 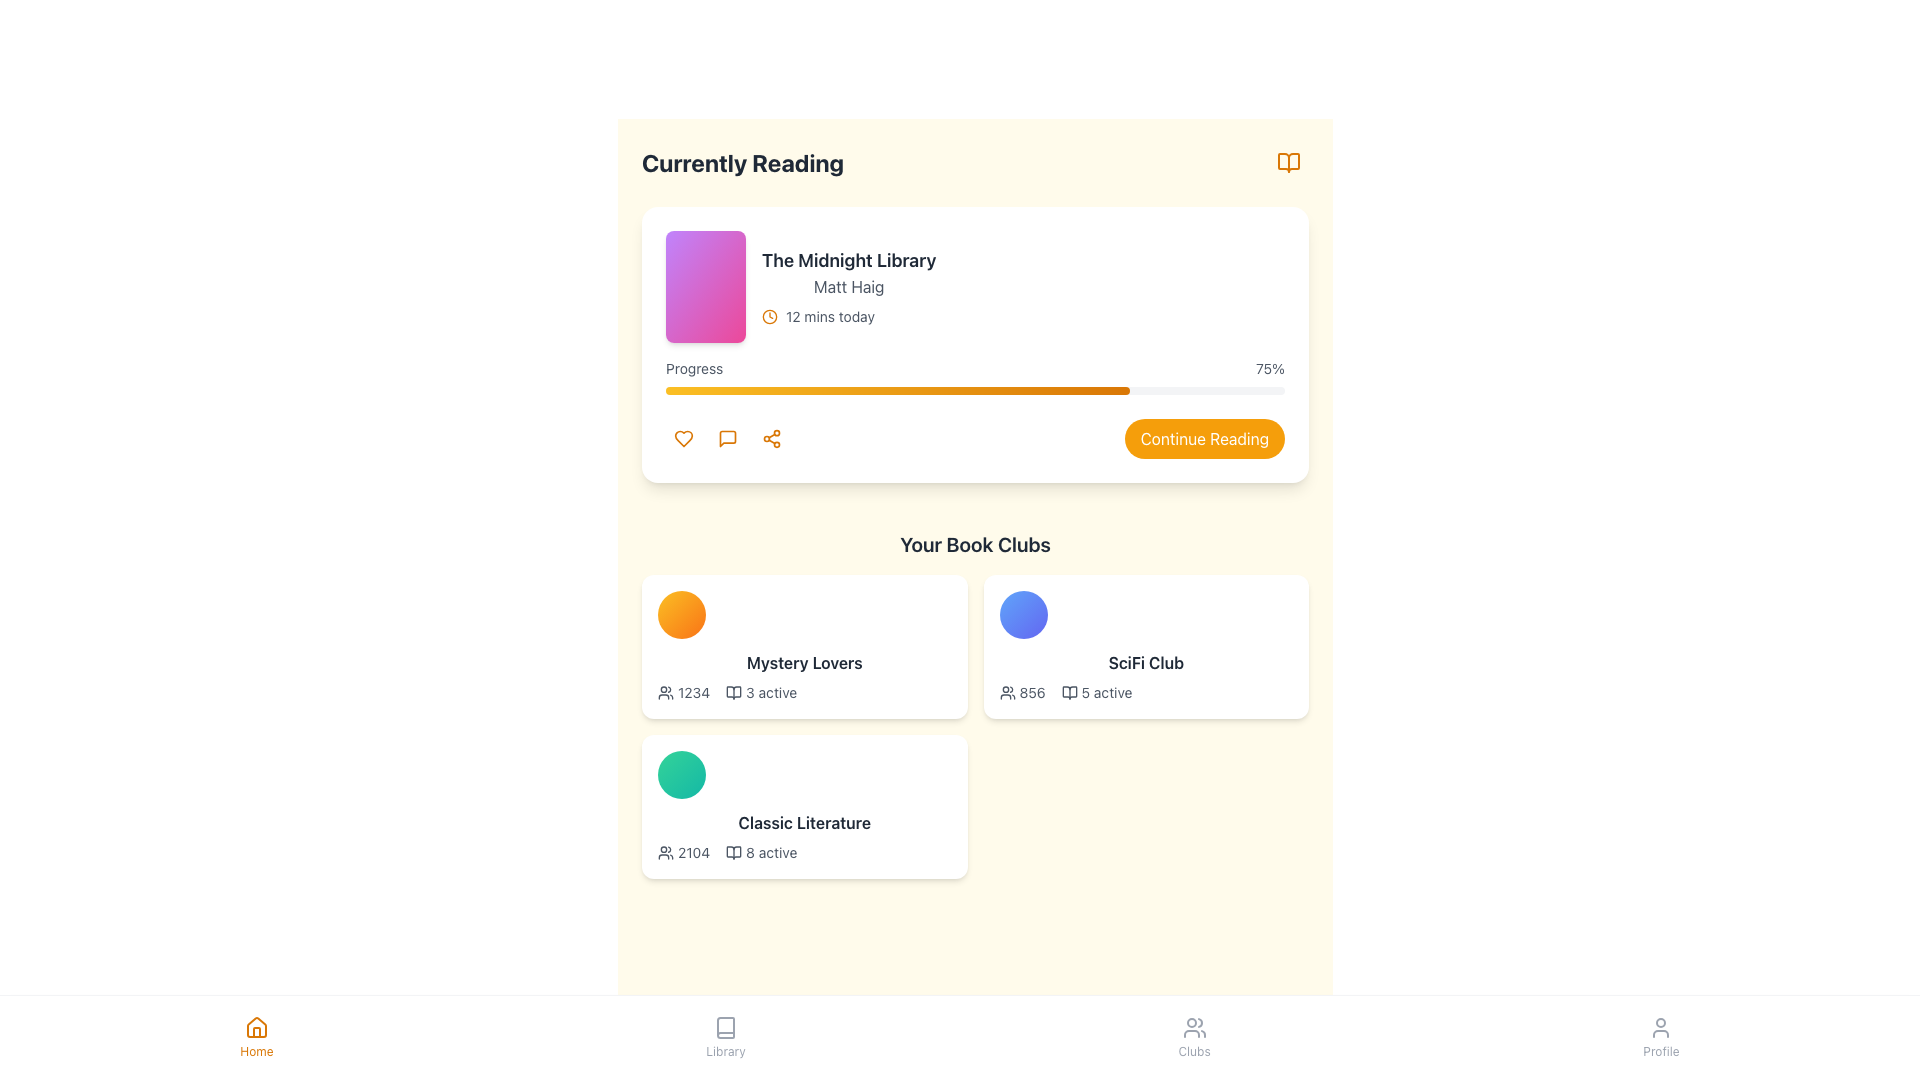 What do you see at coordinates (804, 822) in the screenshot?
I see `the 'Classic Literature' text label located in the third card under the 'Your Book Clubs' section` at bounding box center [804, 822].